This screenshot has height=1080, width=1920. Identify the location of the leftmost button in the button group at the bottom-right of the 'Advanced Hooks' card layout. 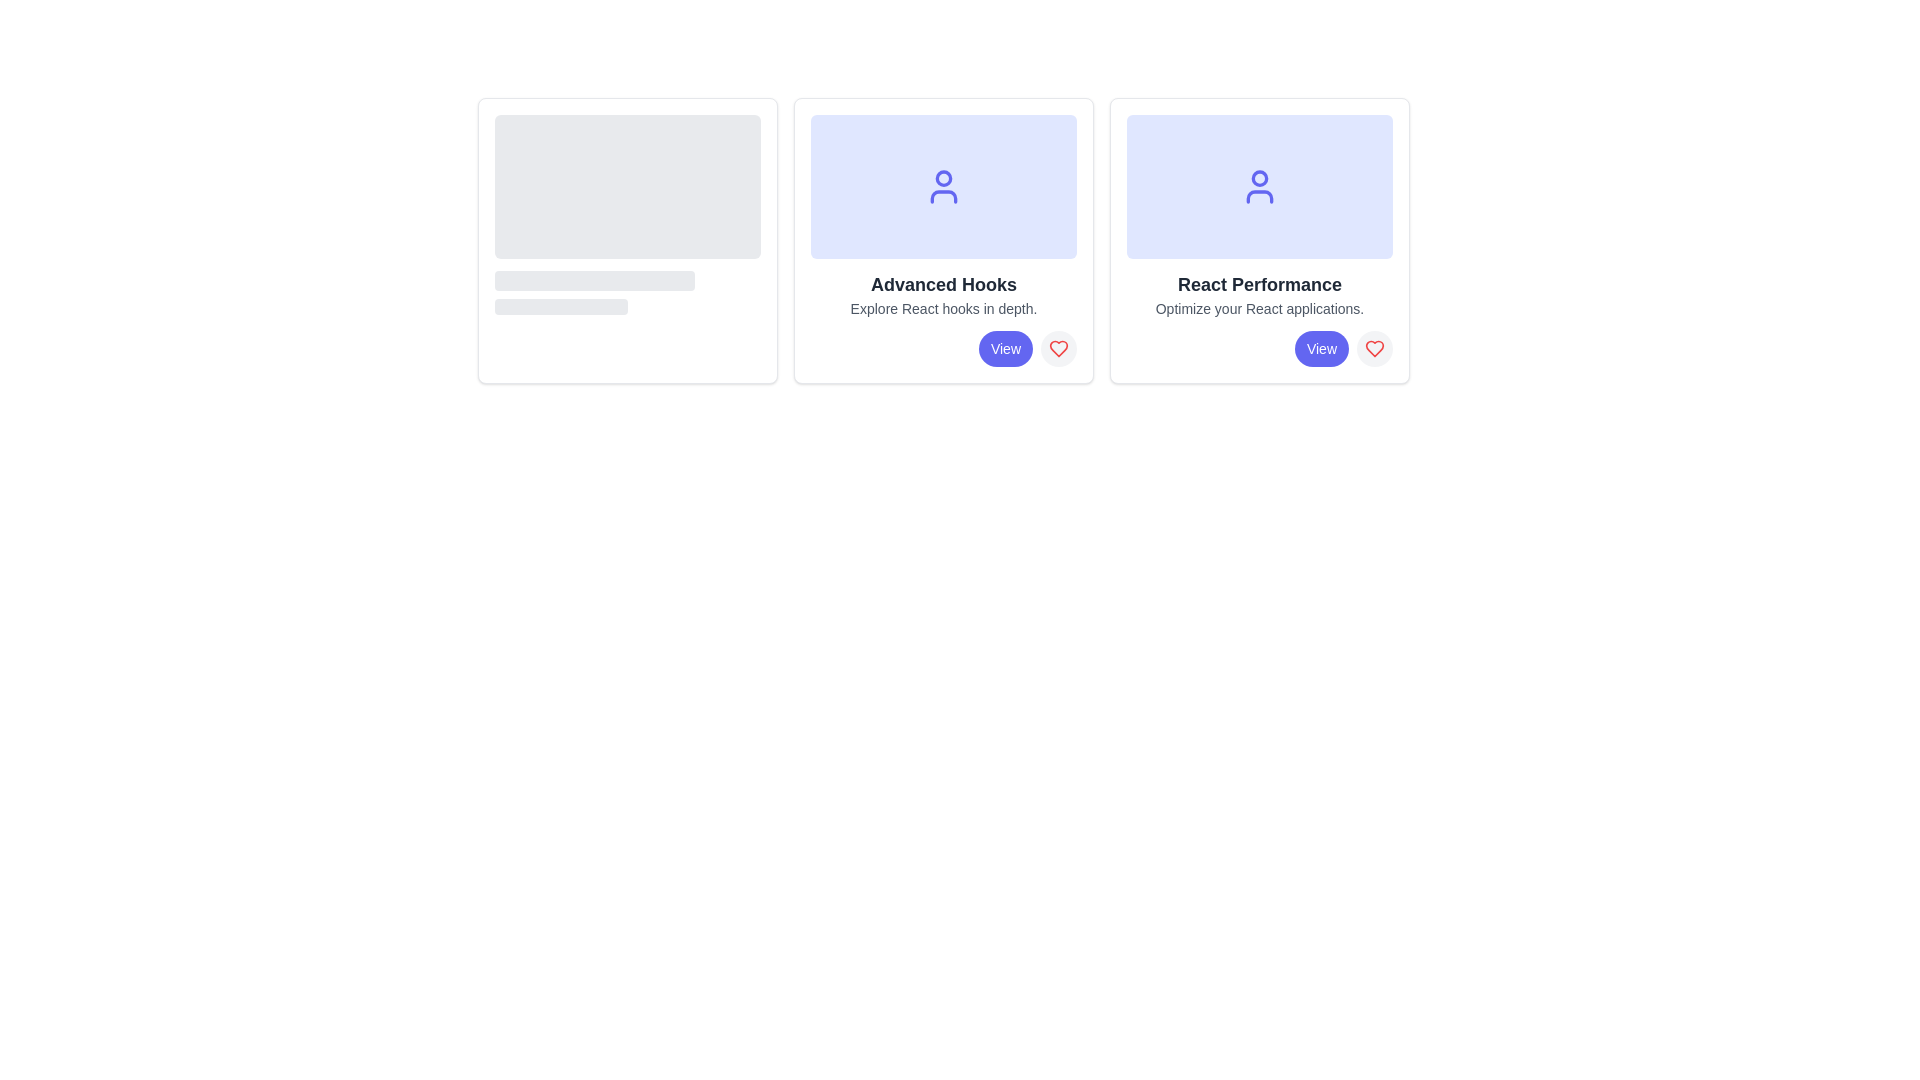
(943, 347).